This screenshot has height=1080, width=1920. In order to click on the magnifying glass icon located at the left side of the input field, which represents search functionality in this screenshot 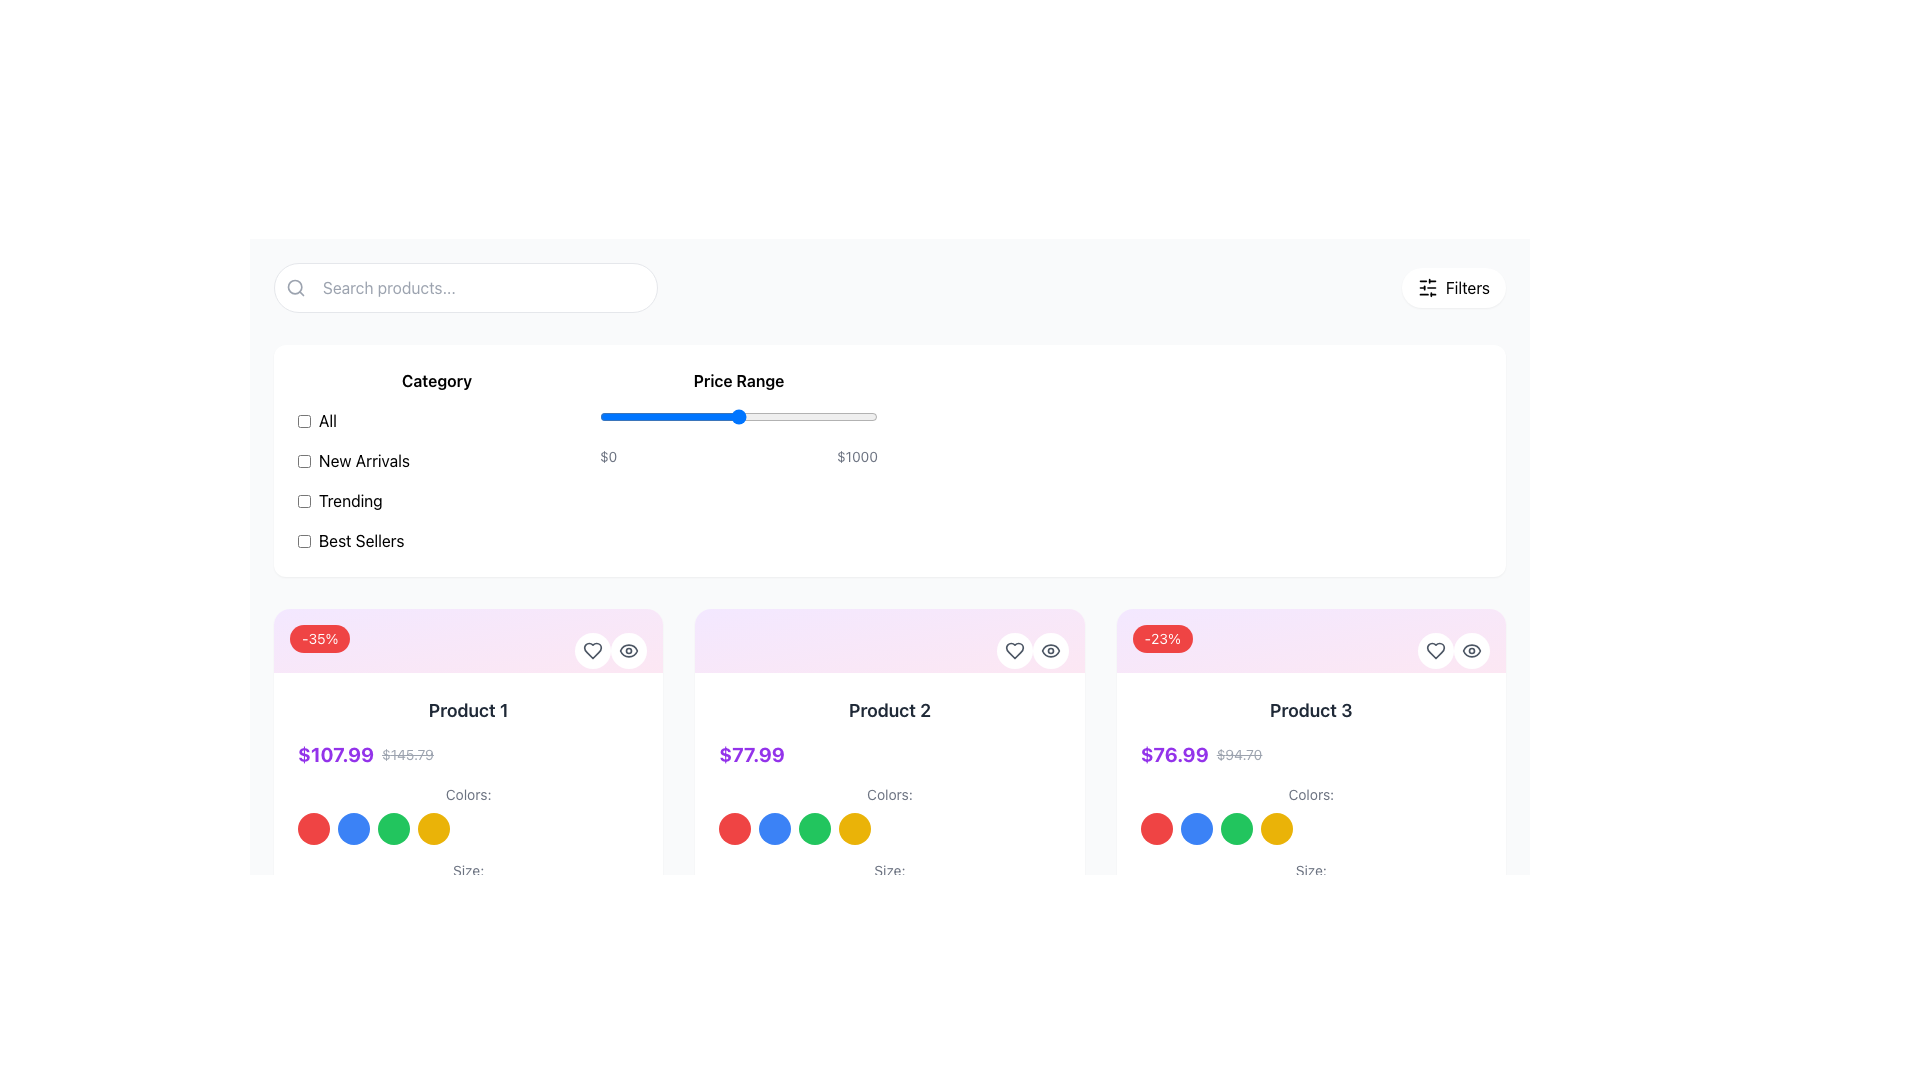, I will do `click(295, 288)`.